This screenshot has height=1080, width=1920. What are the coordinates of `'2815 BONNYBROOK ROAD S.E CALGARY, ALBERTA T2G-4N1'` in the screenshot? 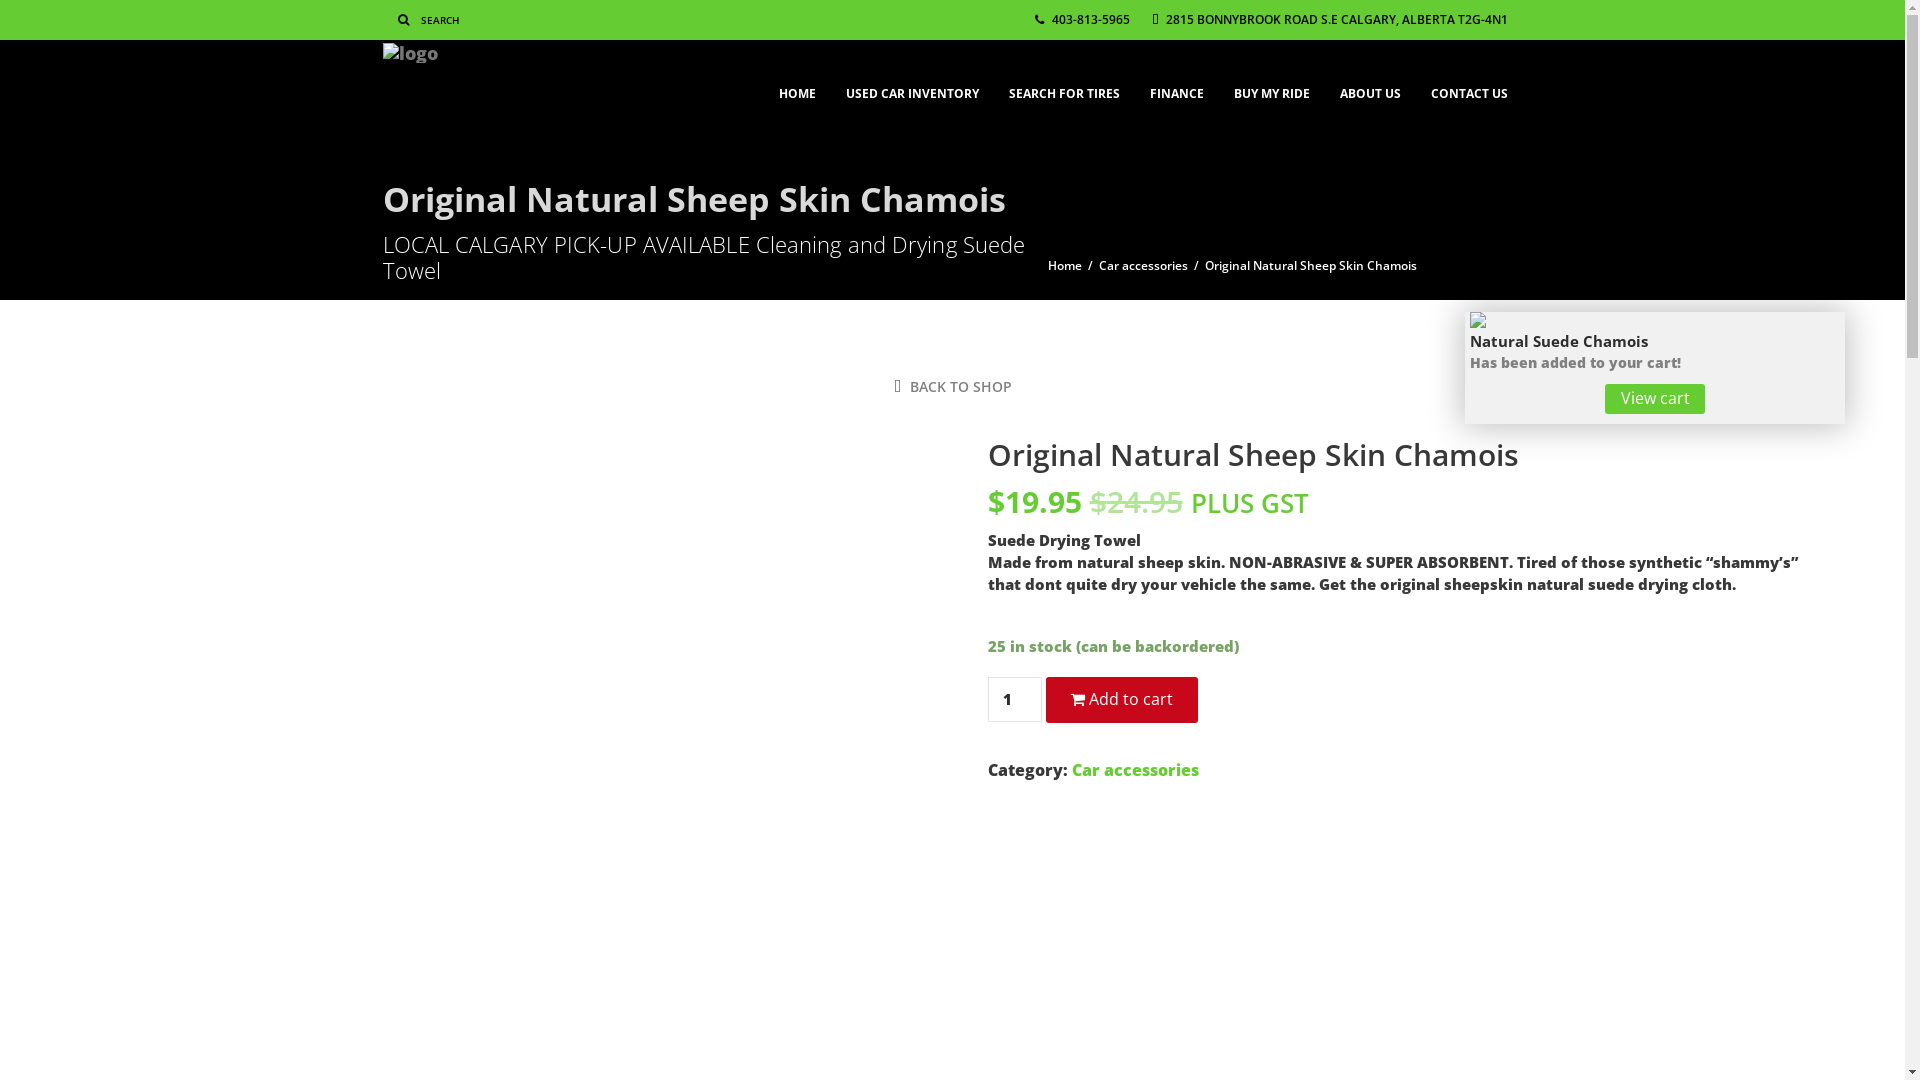 It's located at (1329, 19).